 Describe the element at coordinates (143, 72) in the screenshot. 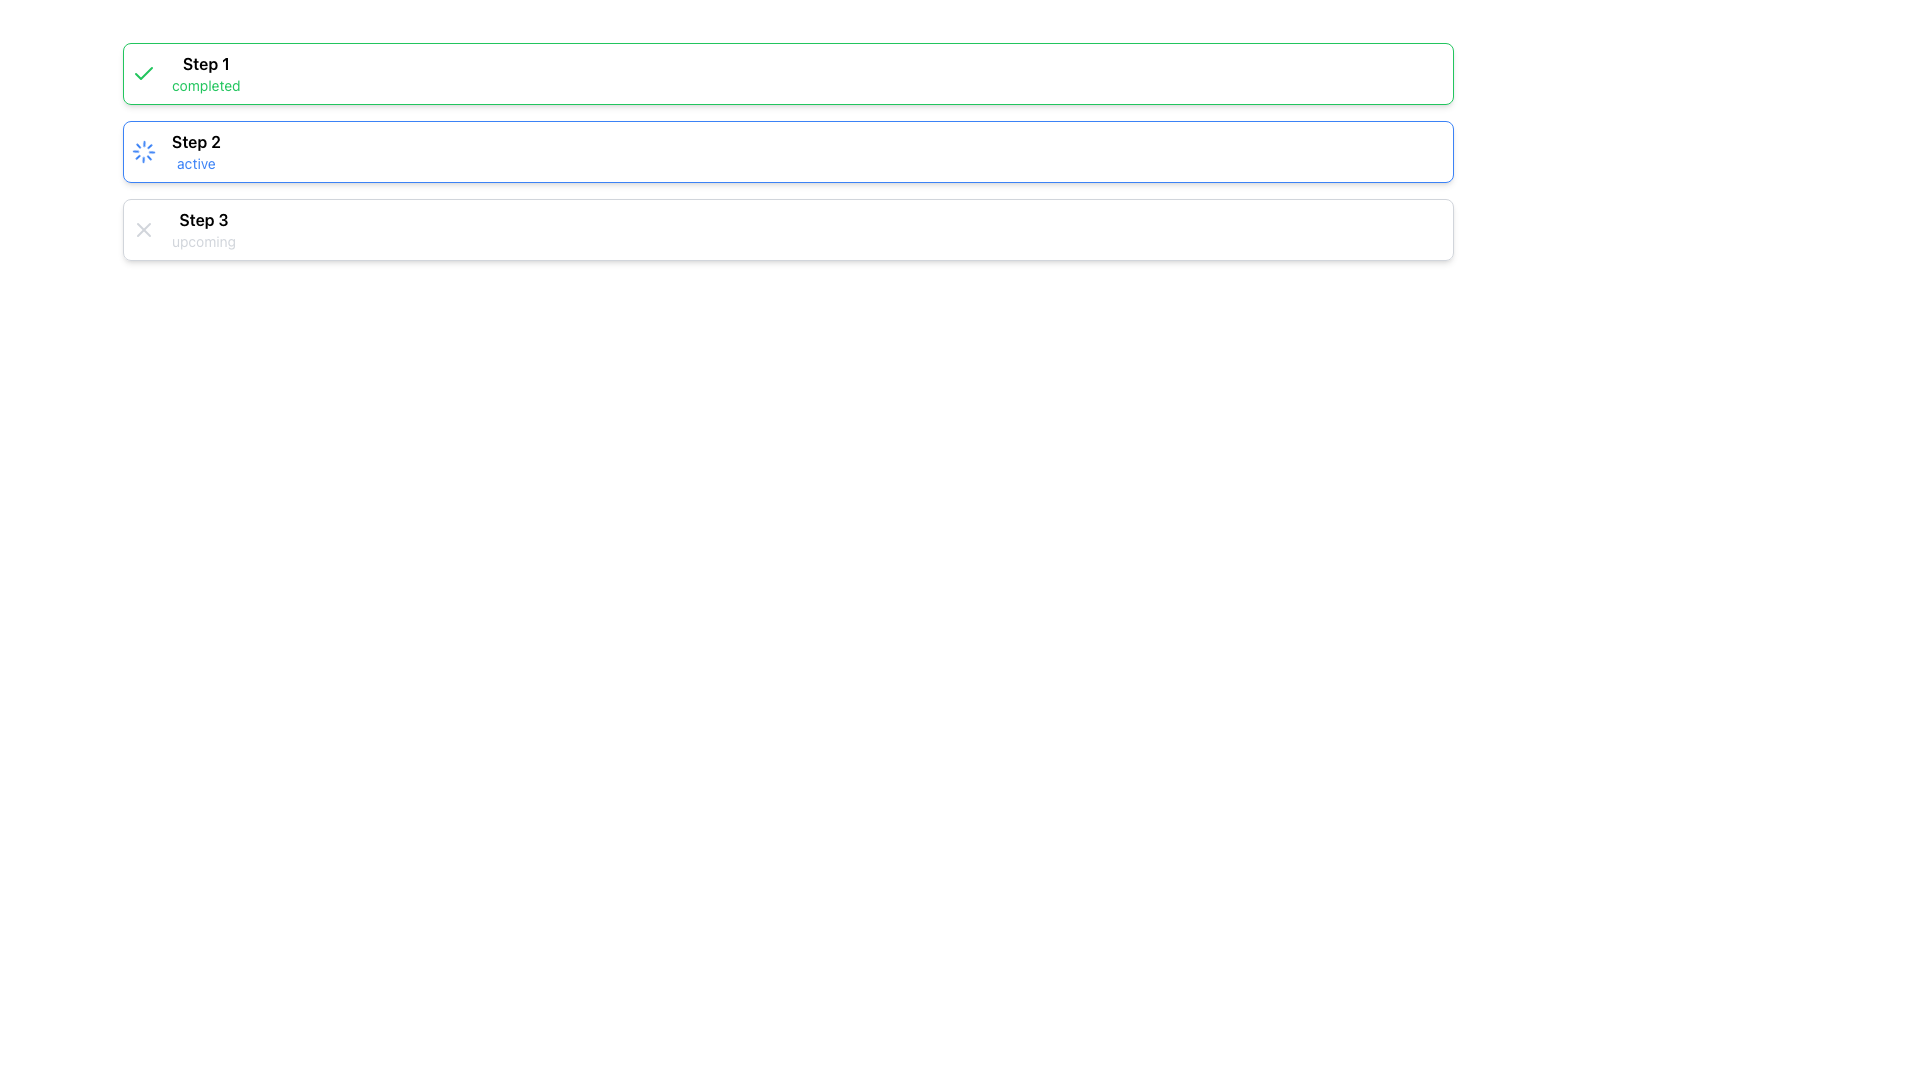

I see `the Graphical Icon (Check Mark) located near the text 'Step 1' within a green-bordered box in the horizontal progress indicator` at that location.